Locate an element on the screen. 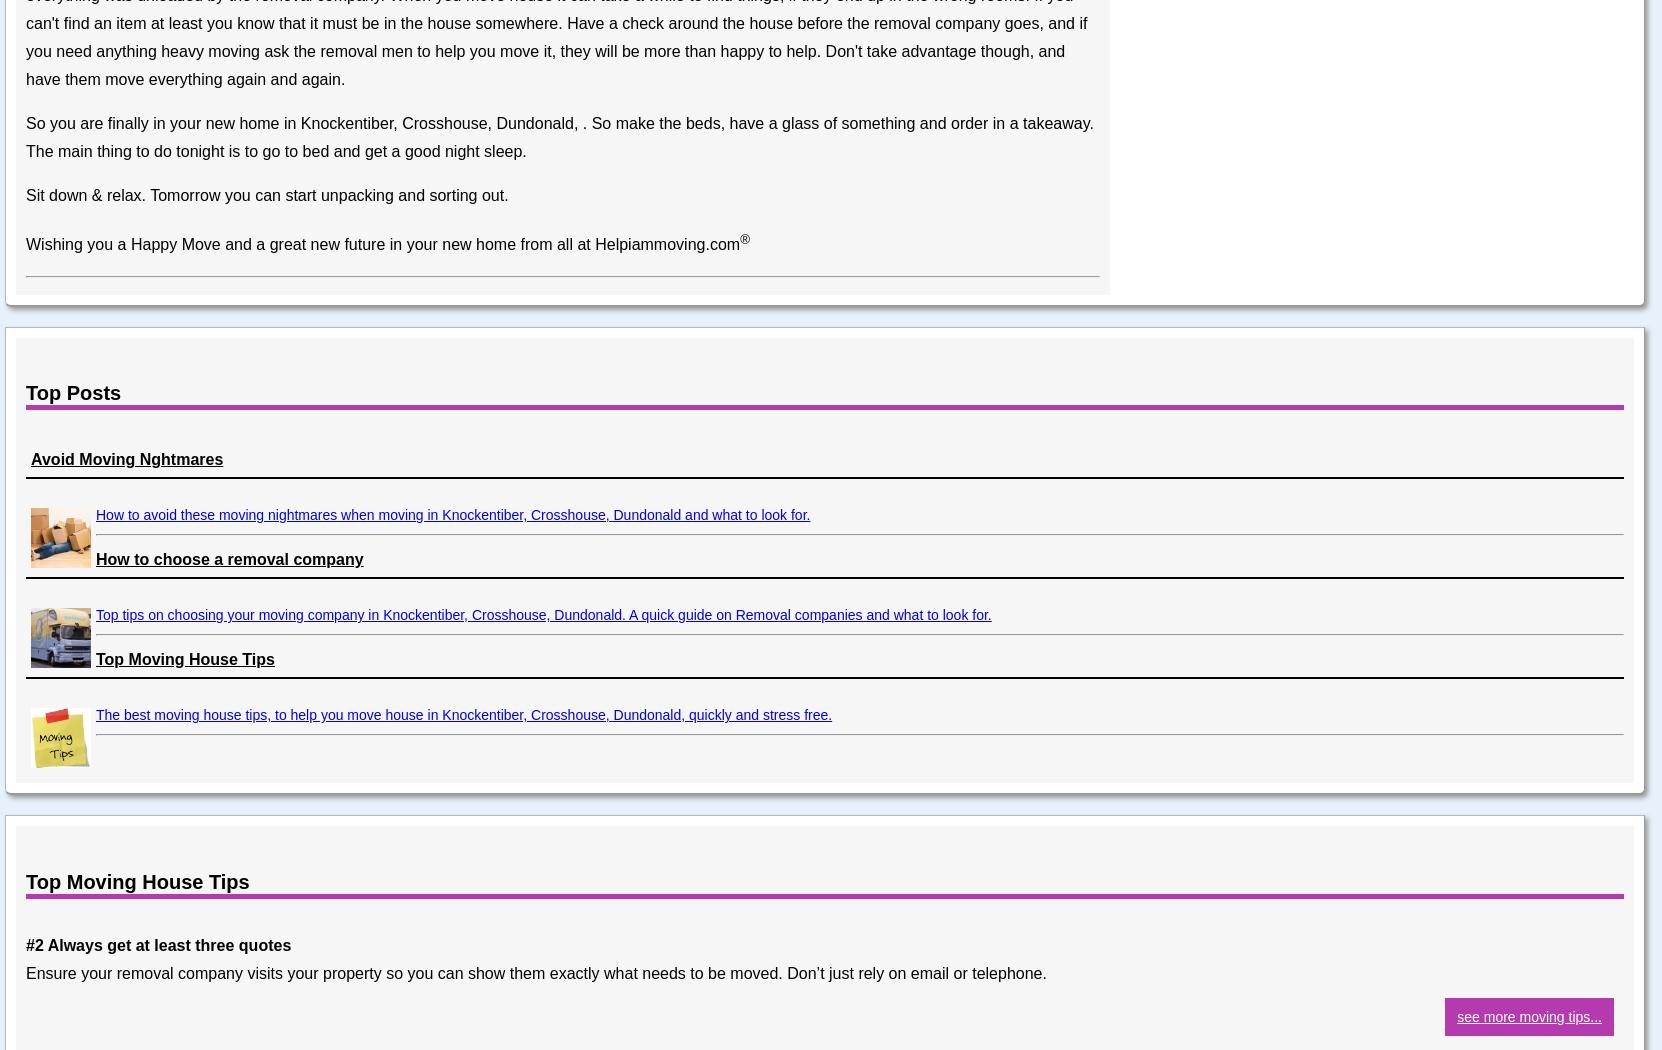  'So you are finally in your new home in Knockentiber, Crosshouse, Dundonald, . So make the beds, have a glass of something and order in a takeaway. The main thing to do tonight is to go to bed and get a good night sleep.' is located at coordinates (558, 136).